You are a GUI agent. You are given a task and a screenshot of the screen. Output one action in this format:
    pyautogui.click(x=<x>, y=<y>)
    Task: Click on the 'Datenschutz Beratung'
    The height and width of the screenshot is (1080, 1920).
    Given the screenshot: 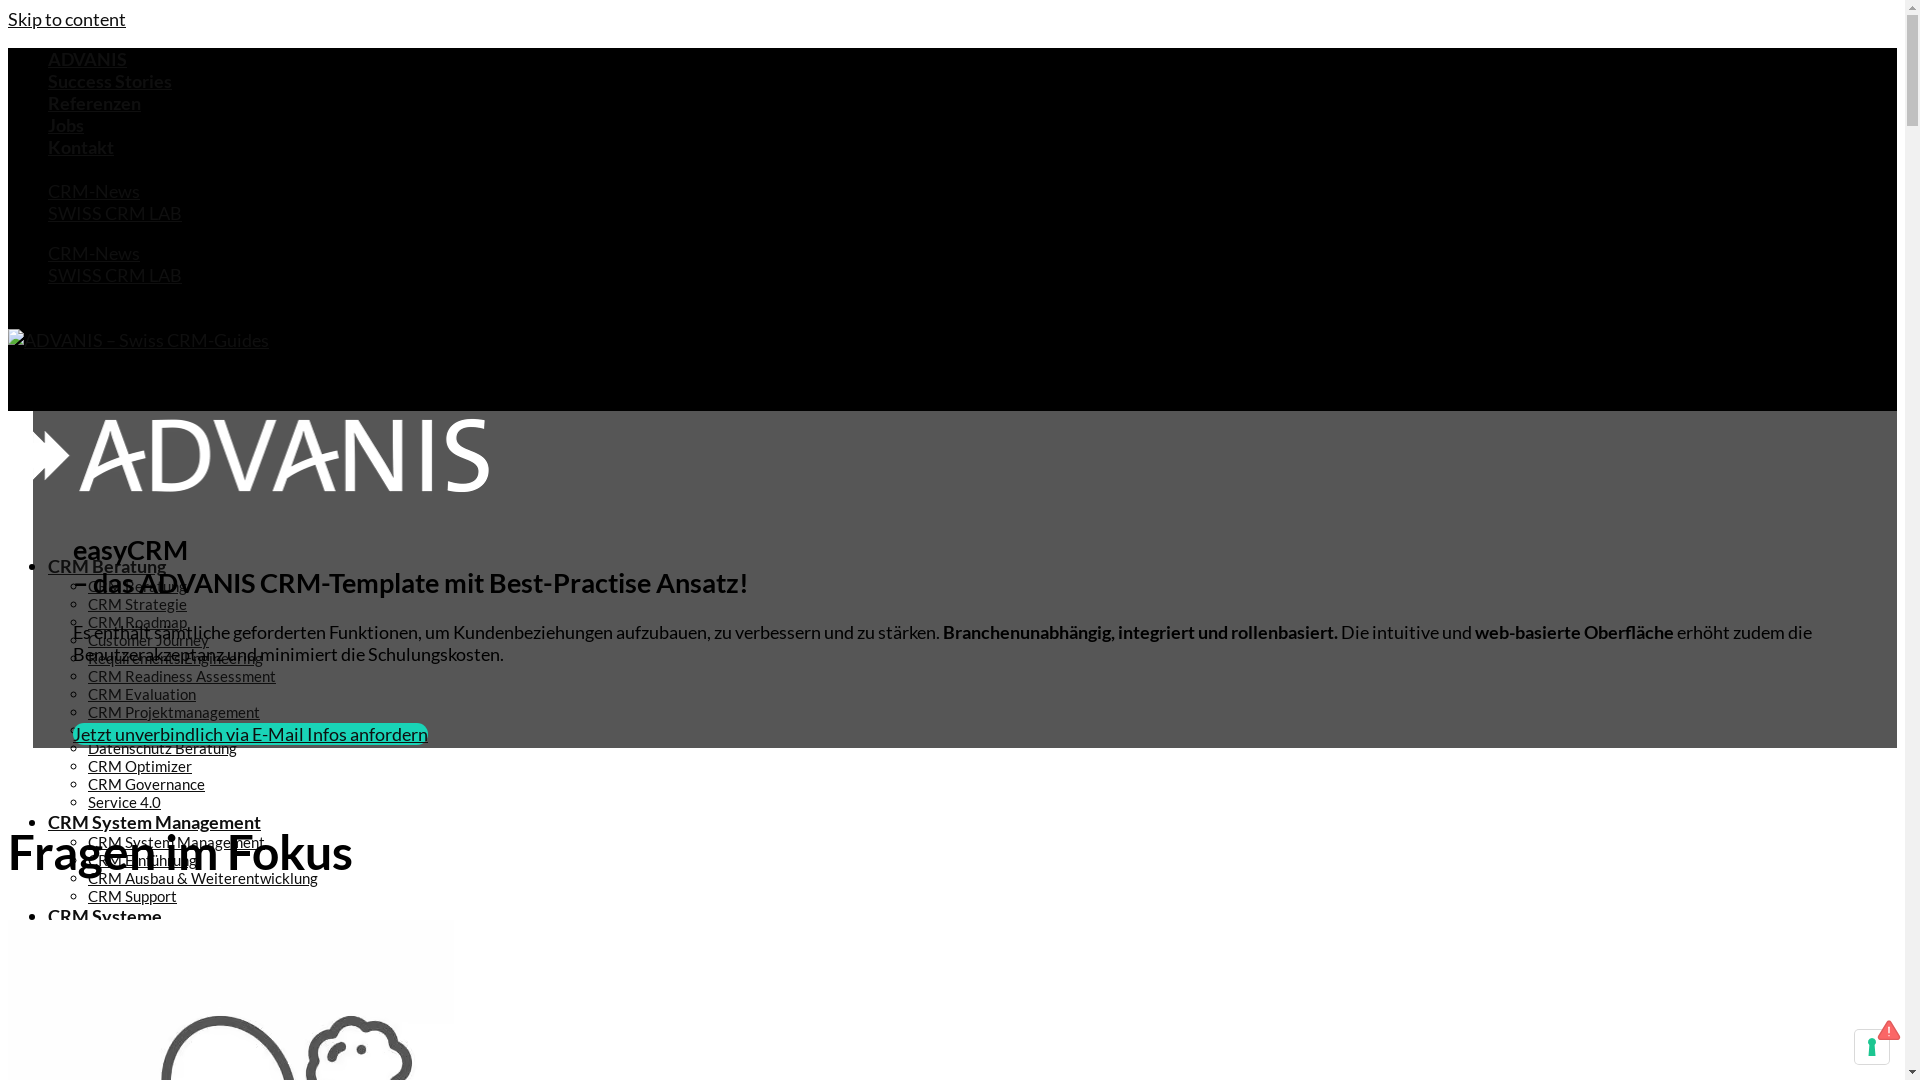 What is the action you would take?
    pyautogui.click(x=162, y=748)
    